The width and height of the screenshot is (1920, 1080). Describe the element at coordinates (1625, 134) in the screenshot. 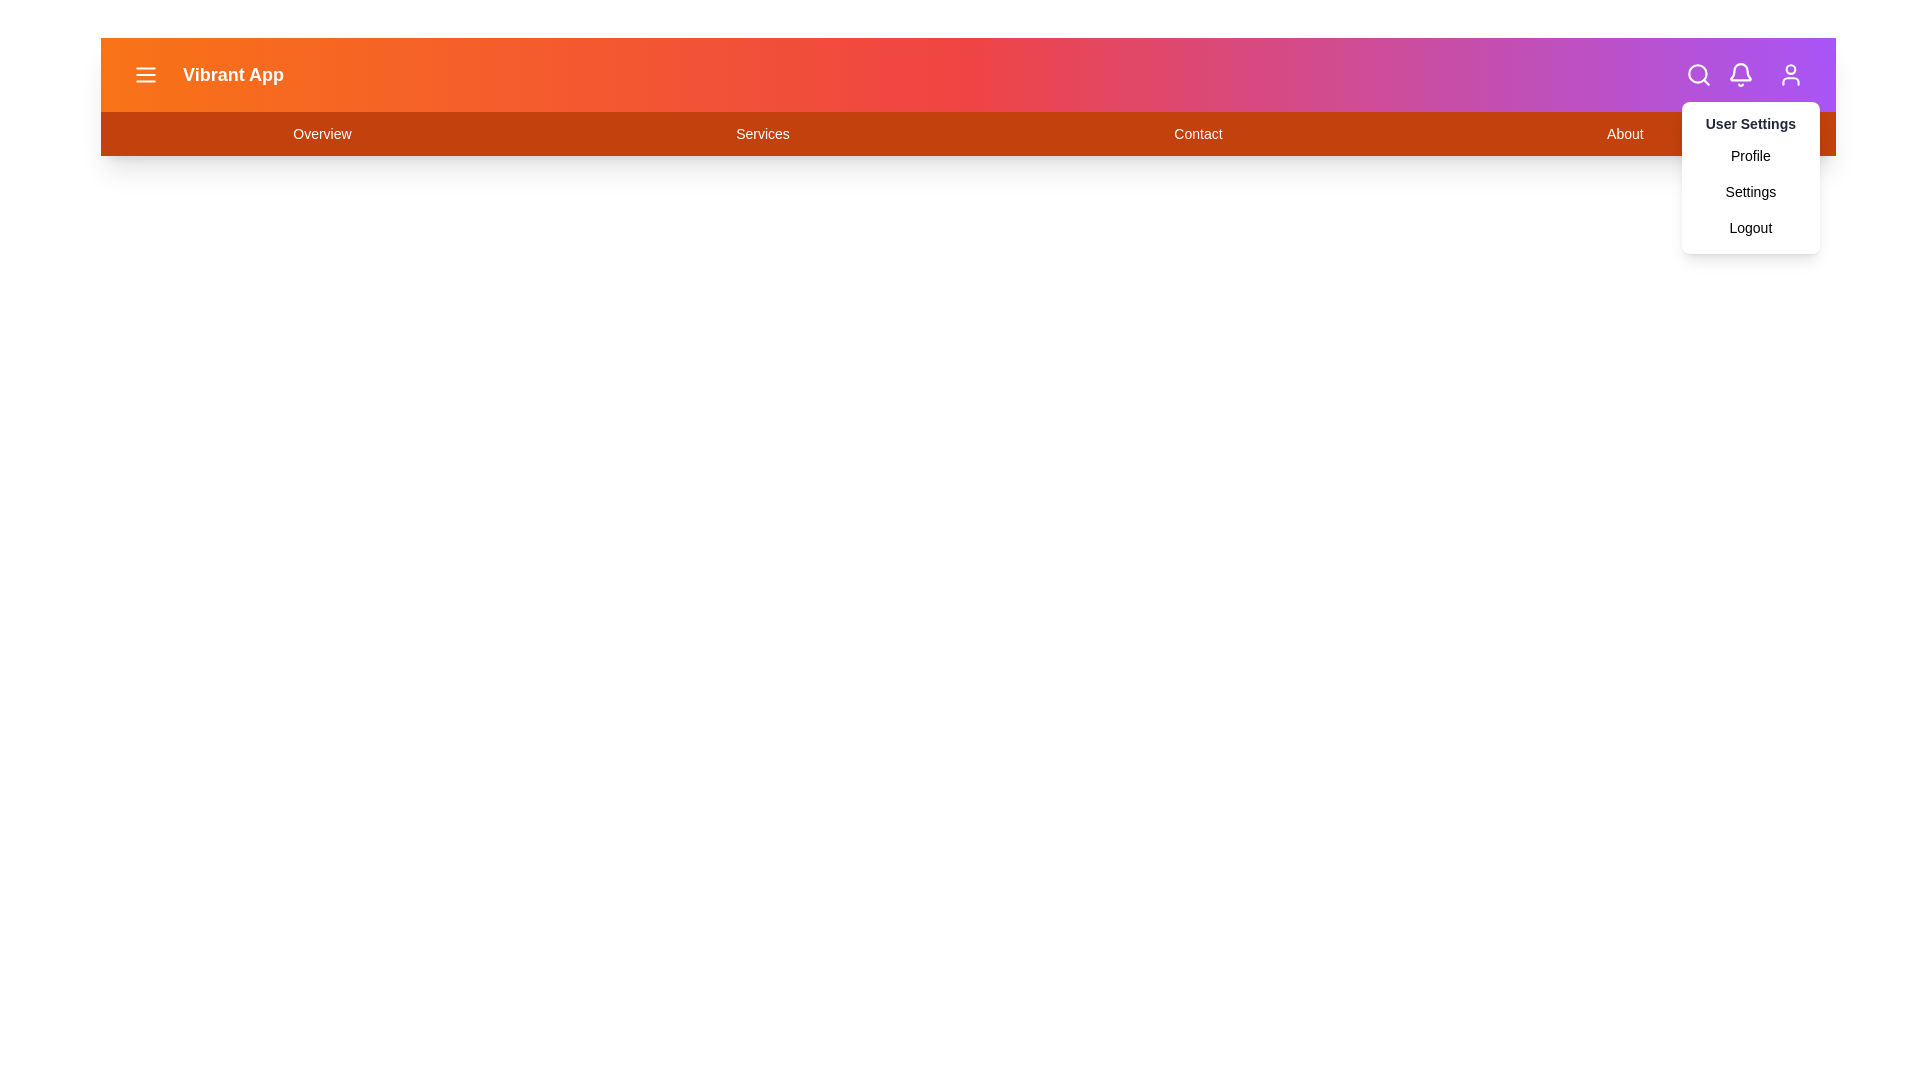

I see `the navigation link labeled About` at that location.